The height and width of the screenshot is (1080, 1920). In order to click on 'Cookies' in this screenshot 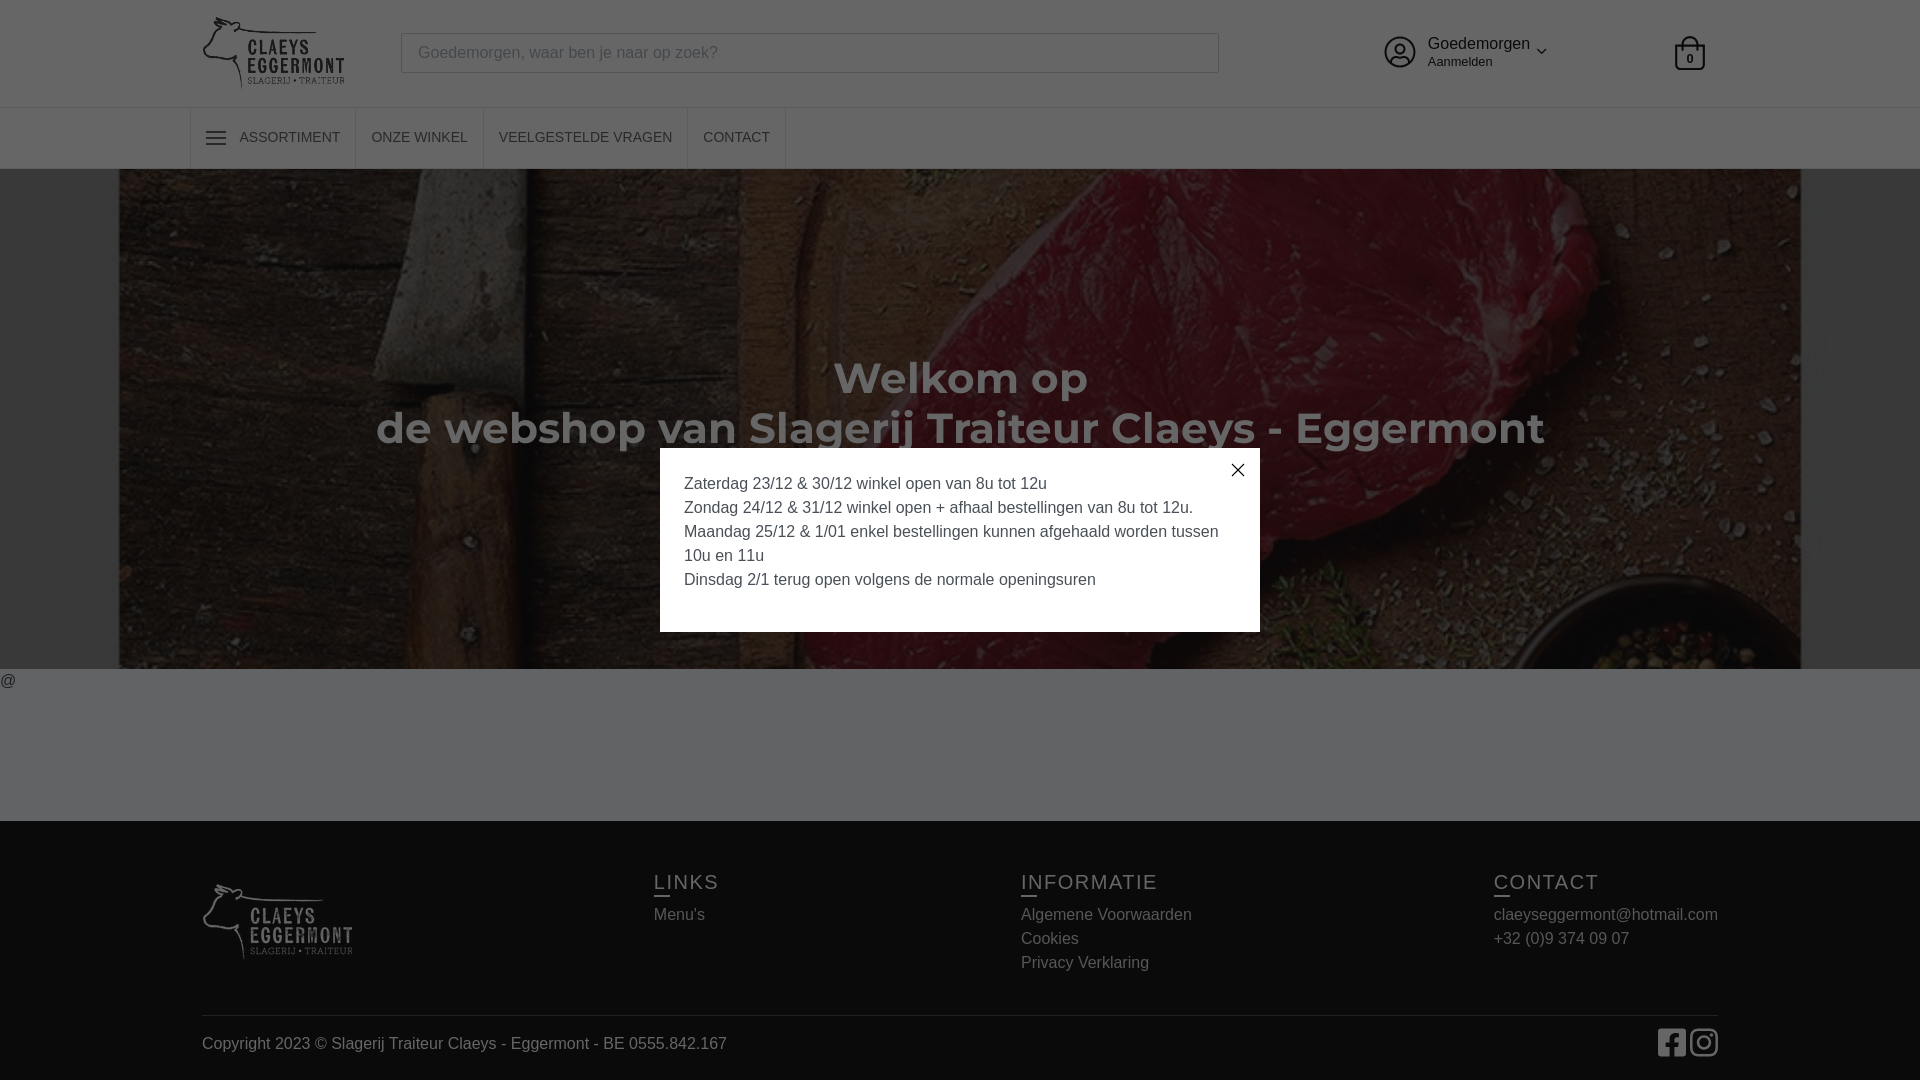, I will do `click(1049, 938)`.